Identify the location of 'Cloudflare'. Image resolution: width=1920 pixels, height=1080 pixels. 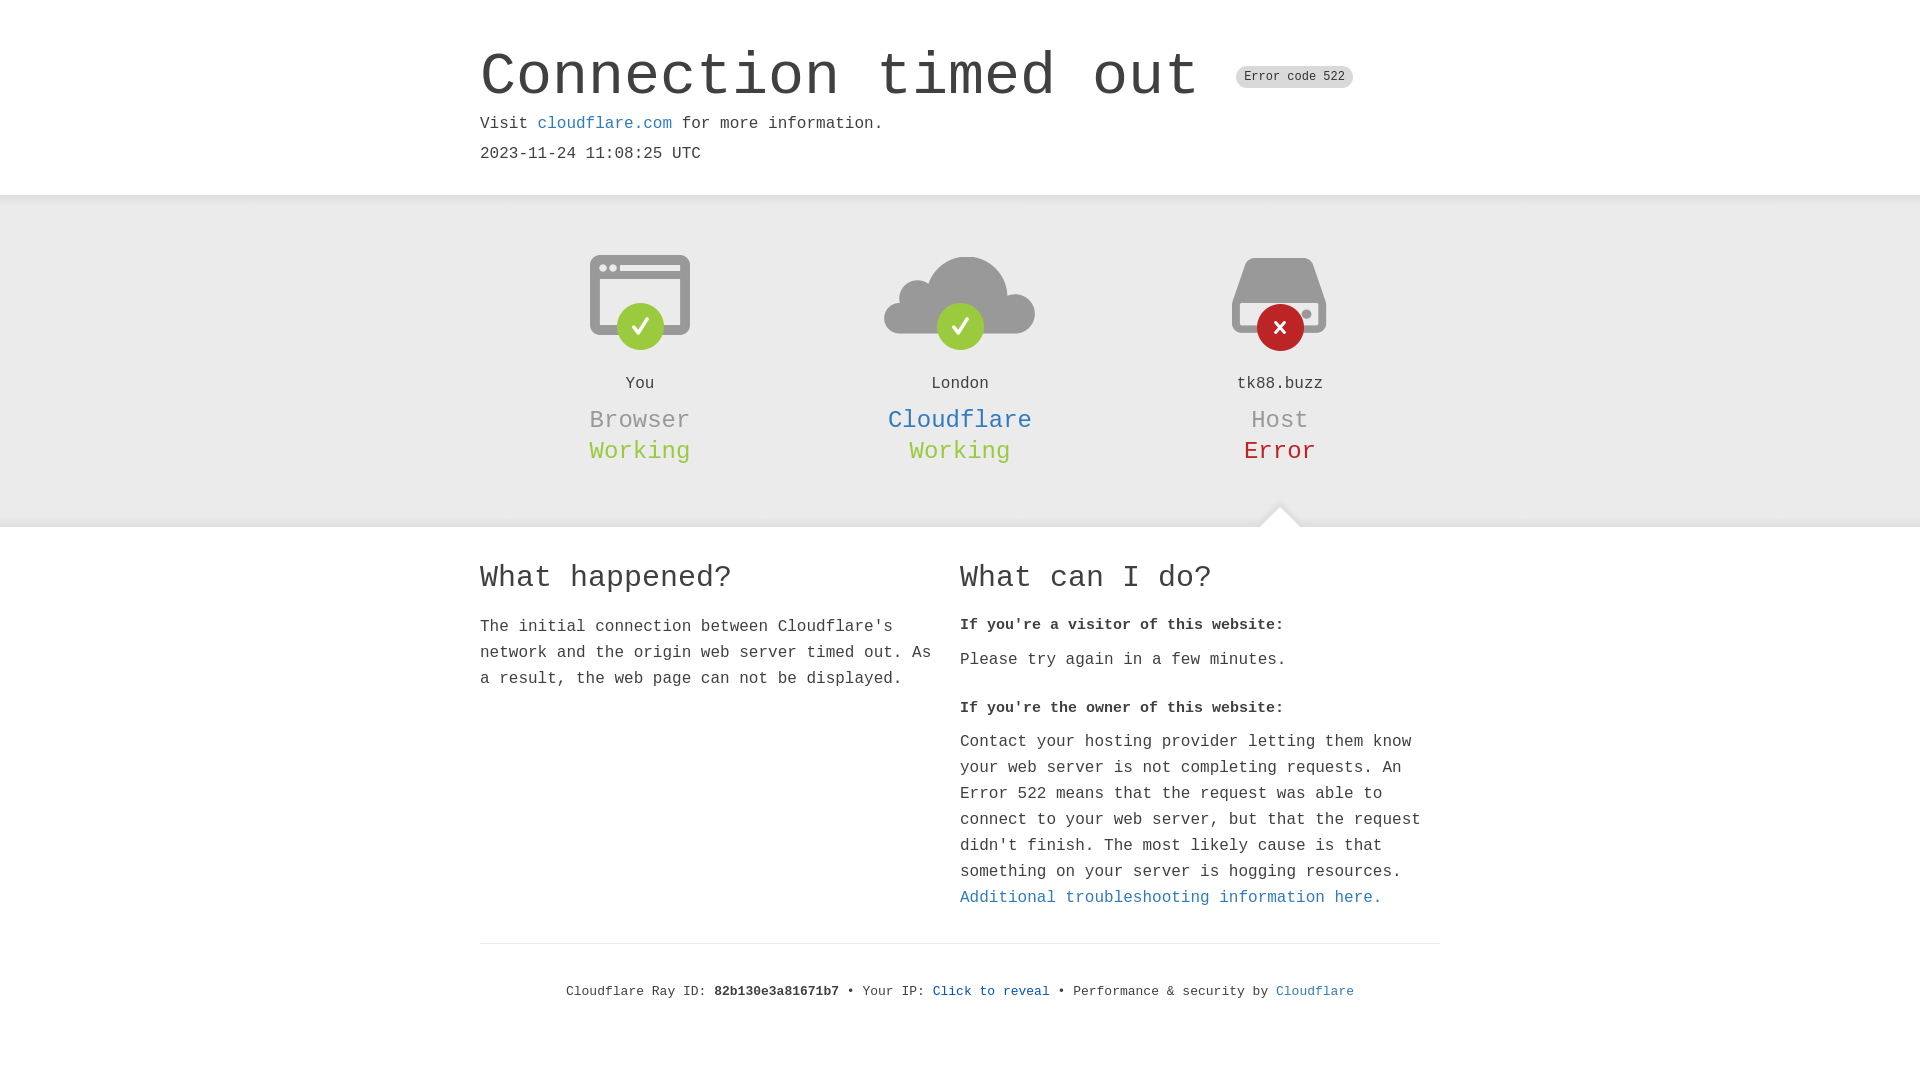
(960, 419).